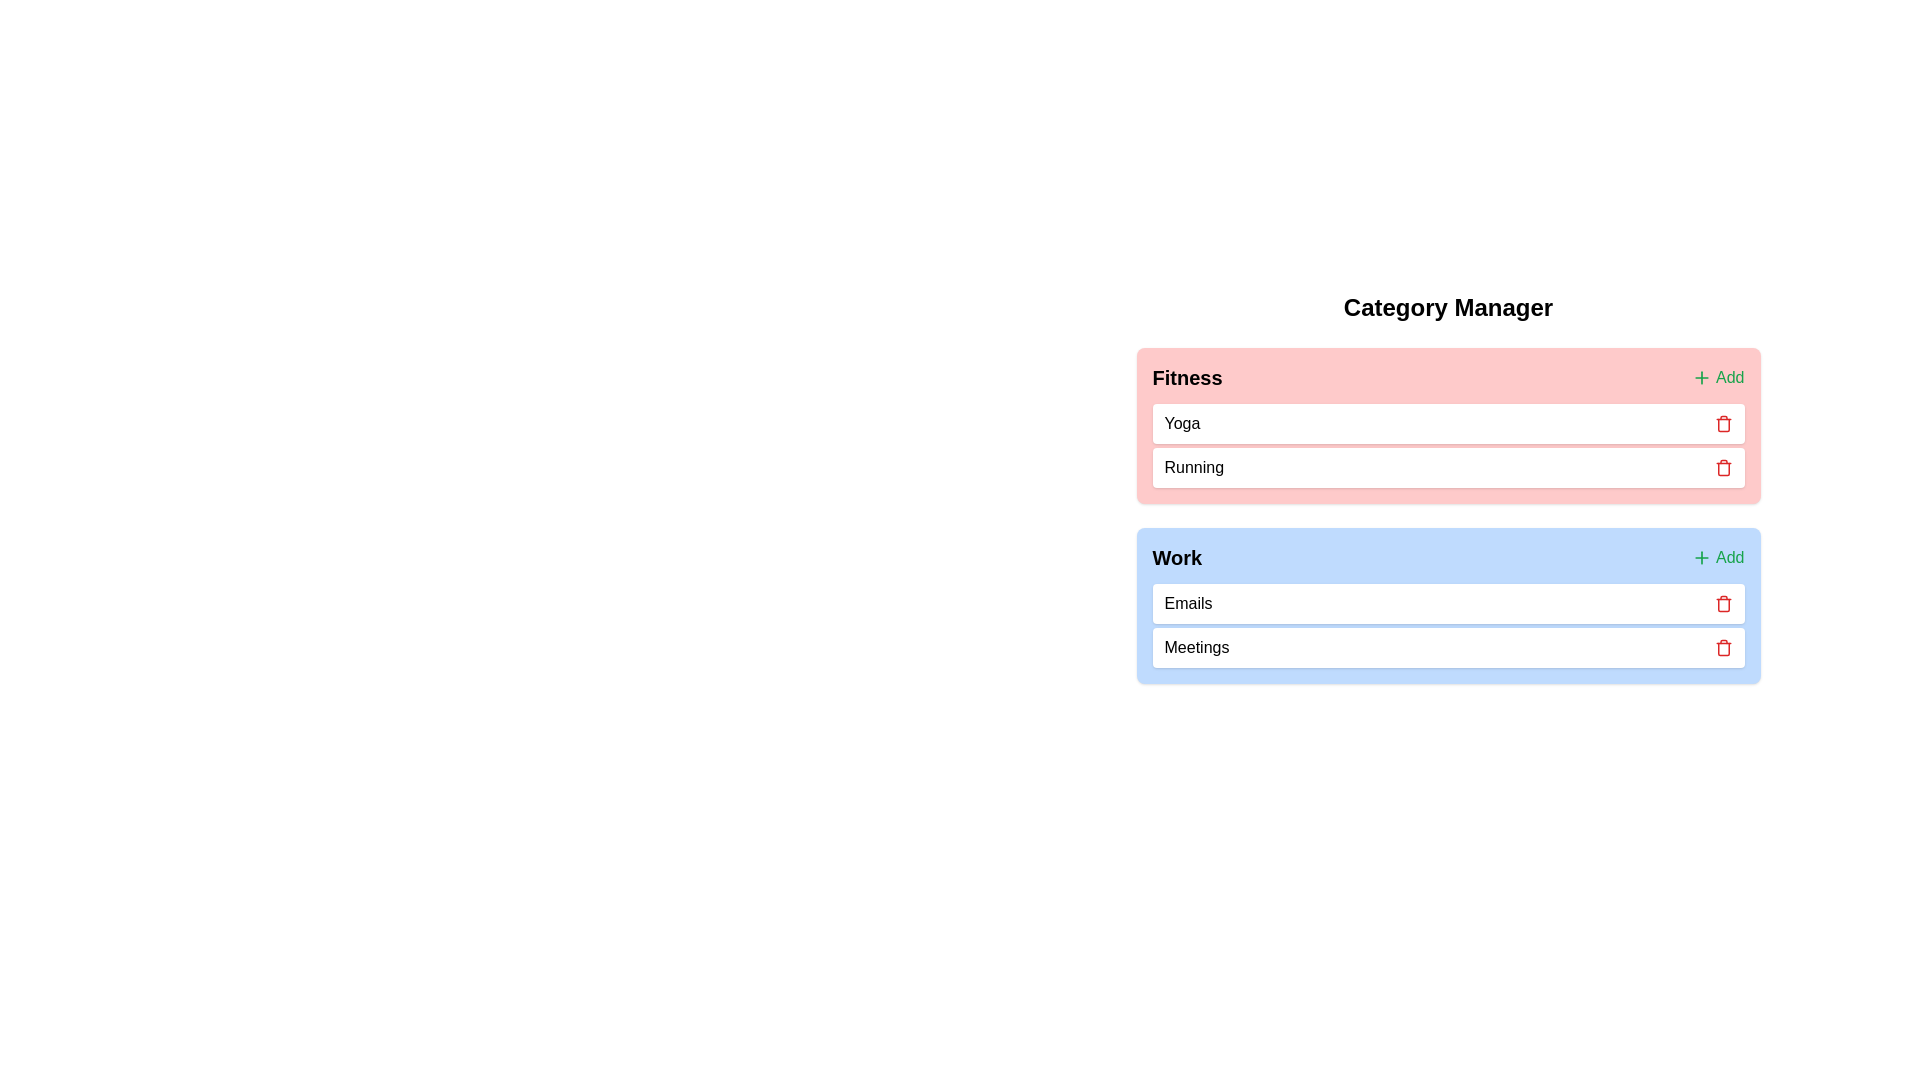 The height and width of the screenshot is (1080, 1920). What do you see at coordinates (1717, 378) in the screenshot?
I see `the 'Add' button for the category labeled Fitness` at bounding box center [1717, 378].